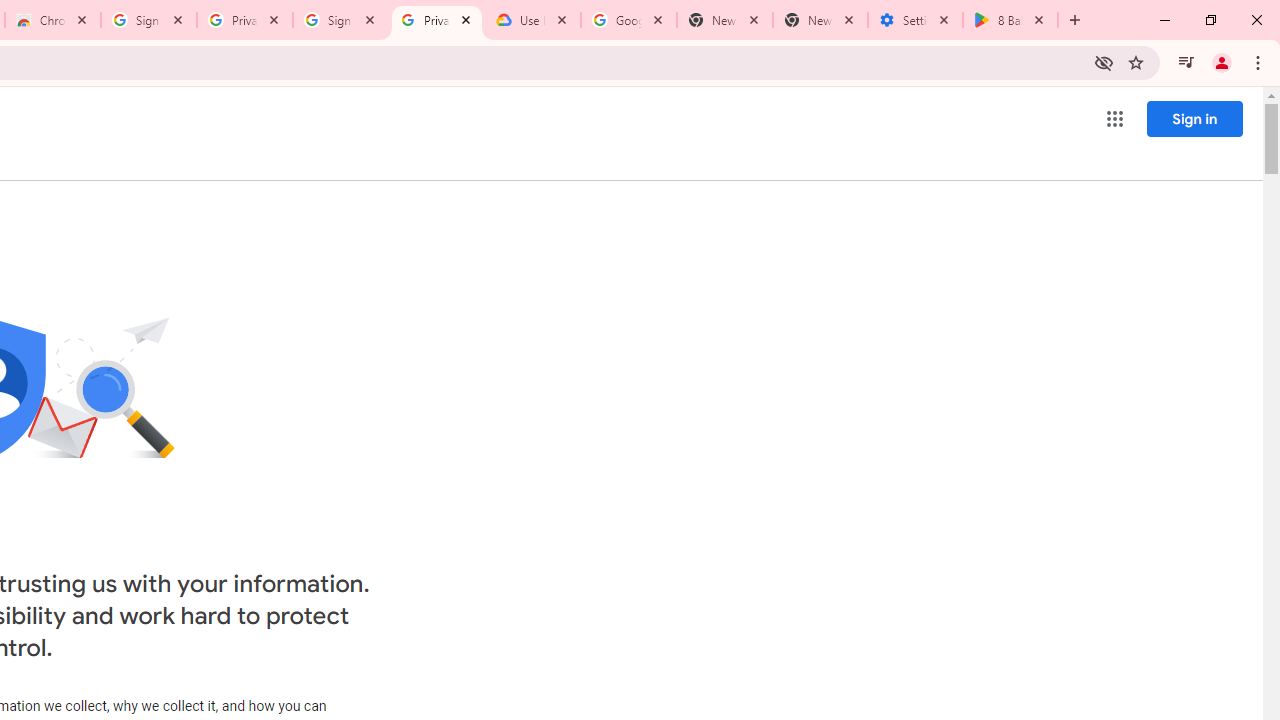  I want to click on 'Sign in - Google Accounts', so click(148, 20).